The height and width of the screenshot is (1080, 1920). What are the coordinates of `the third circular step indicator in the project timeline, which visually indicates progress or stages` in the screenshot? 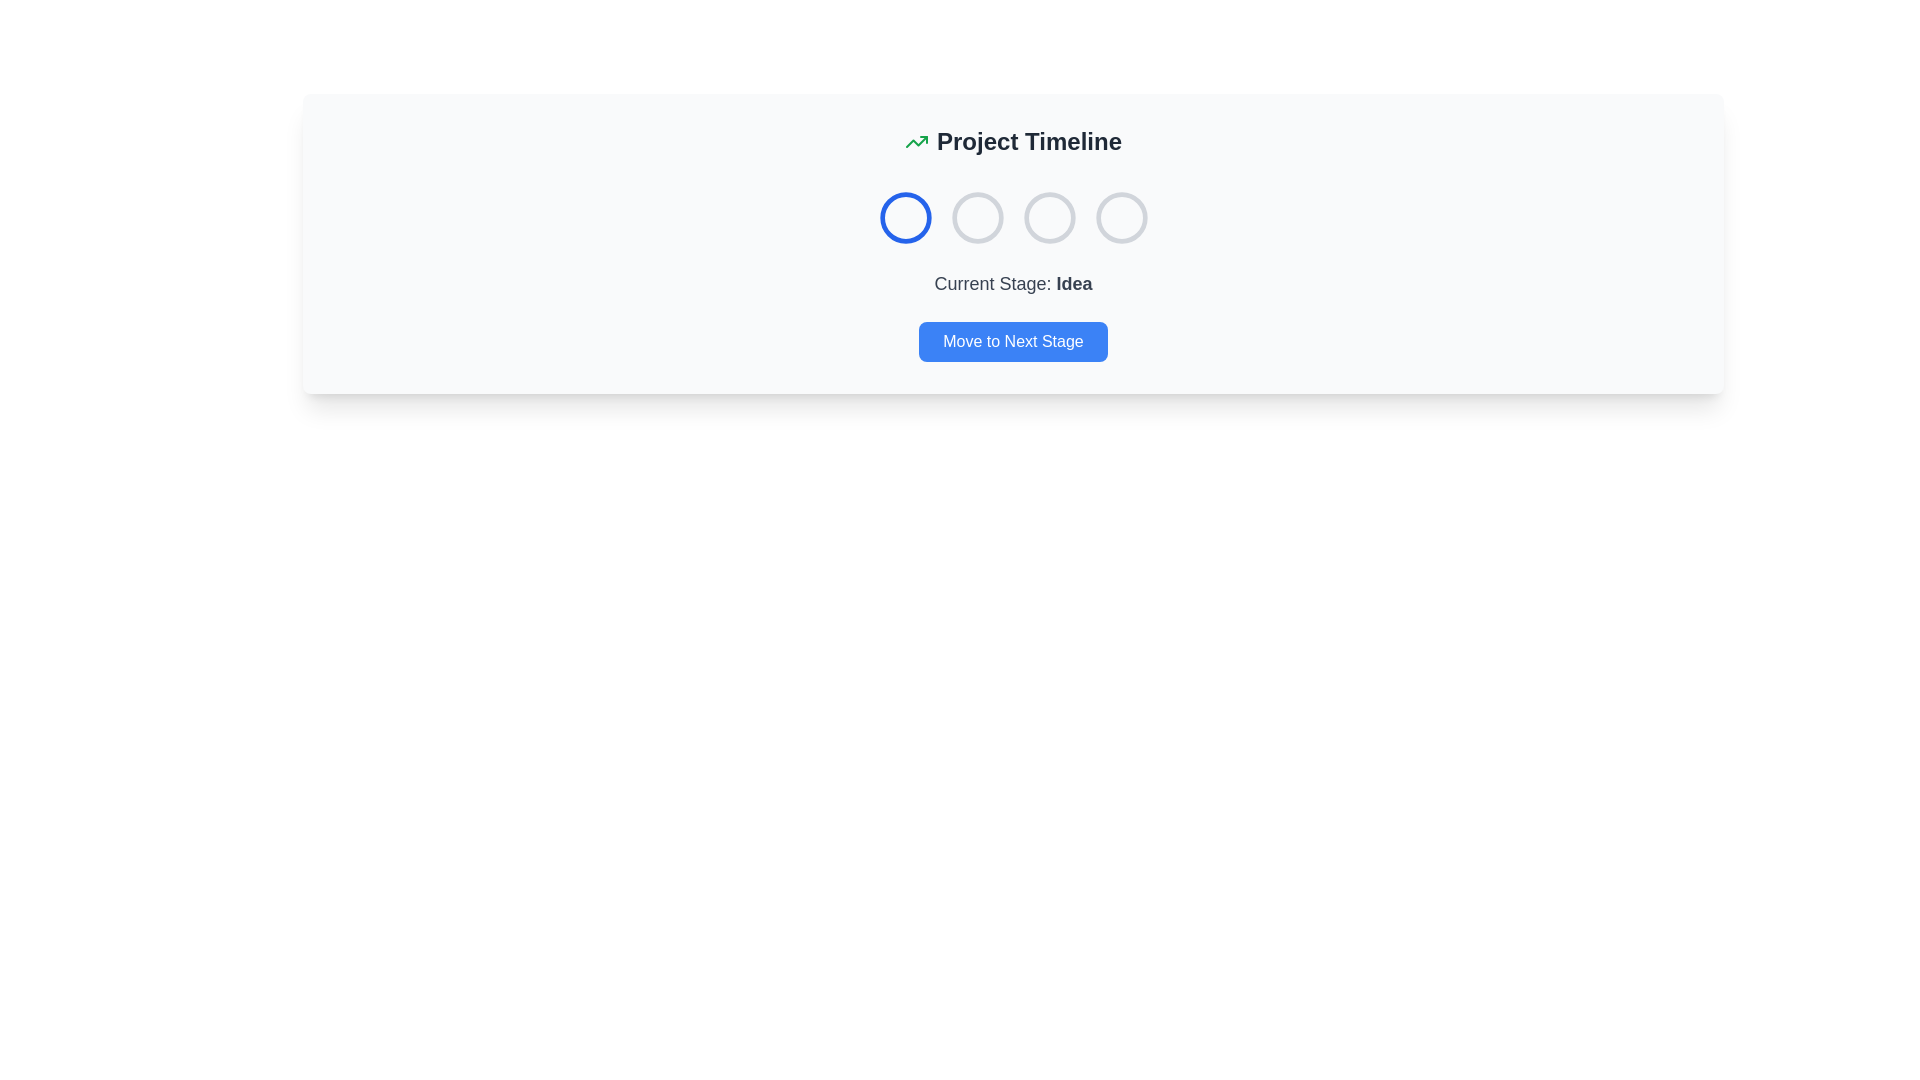 It's located at (1048, 218).